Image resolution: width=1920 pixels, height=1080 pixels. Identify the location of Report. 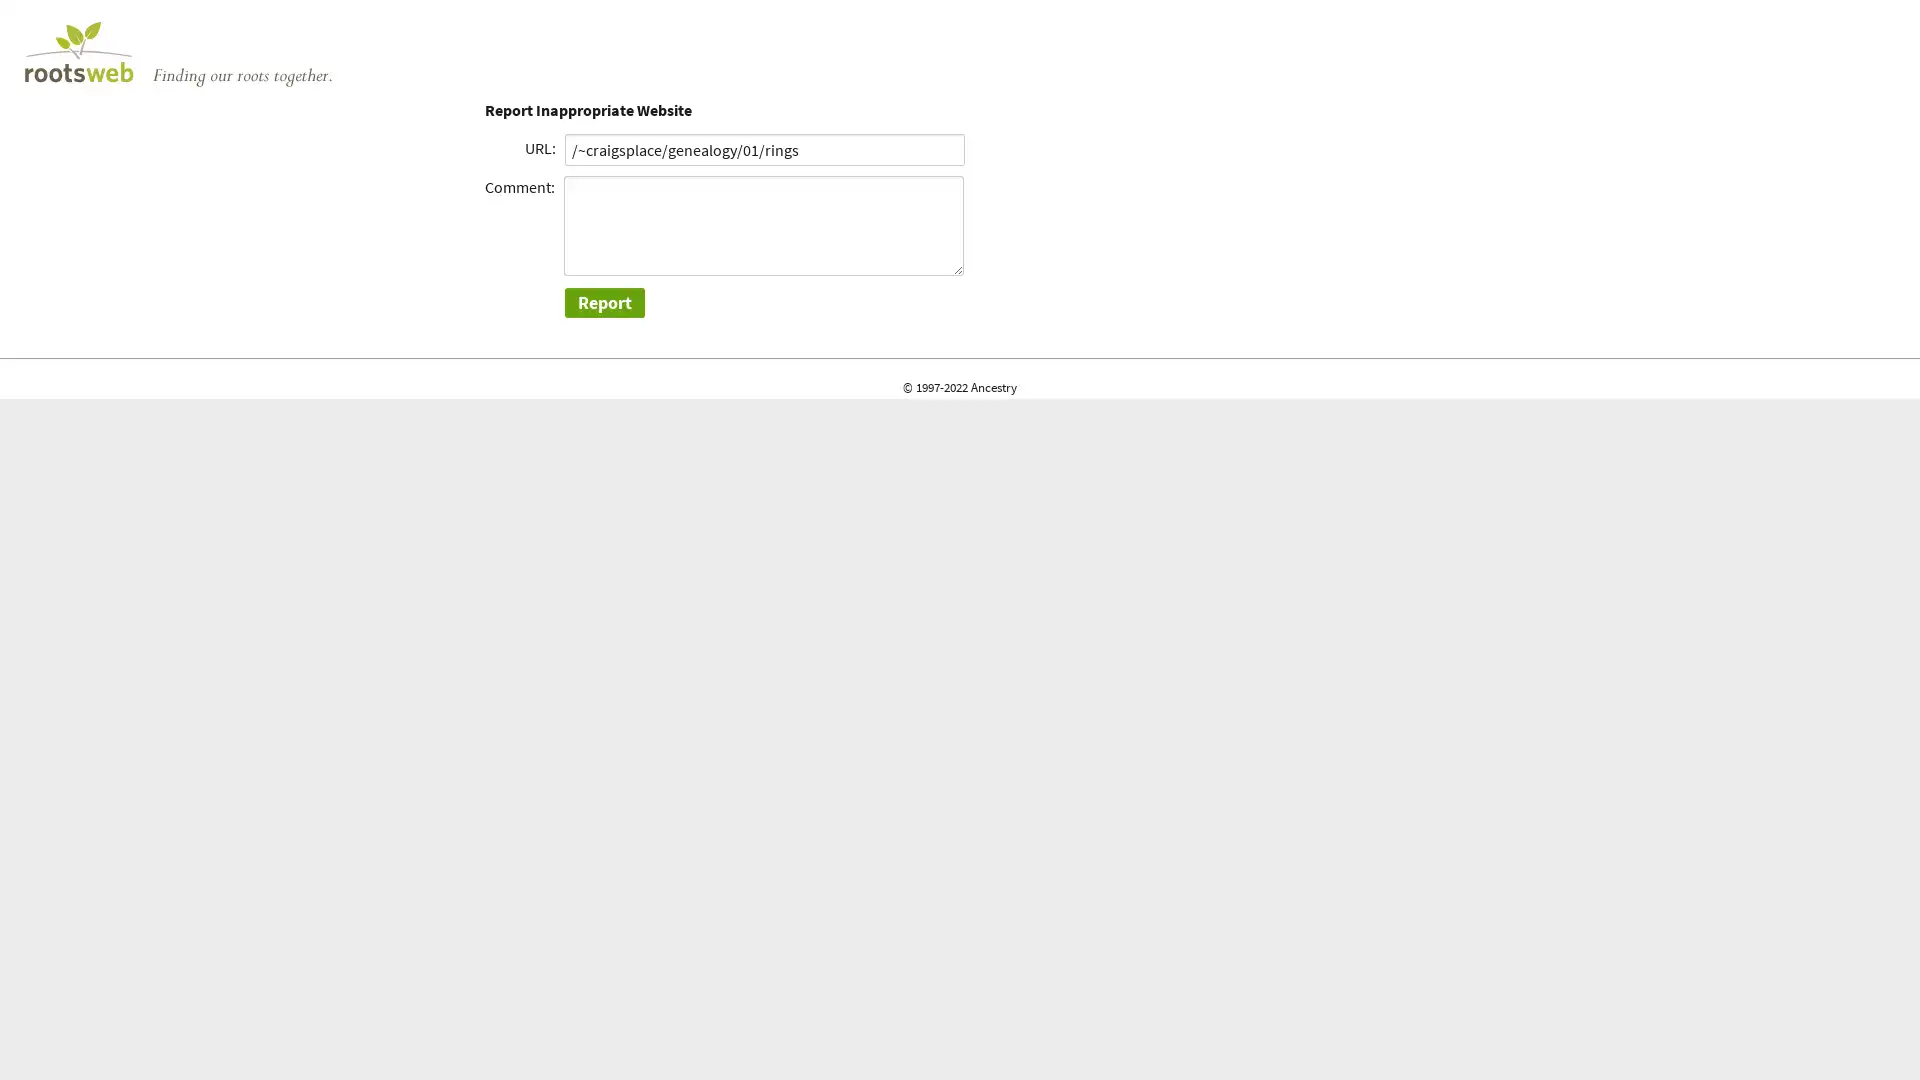
(603, 302).